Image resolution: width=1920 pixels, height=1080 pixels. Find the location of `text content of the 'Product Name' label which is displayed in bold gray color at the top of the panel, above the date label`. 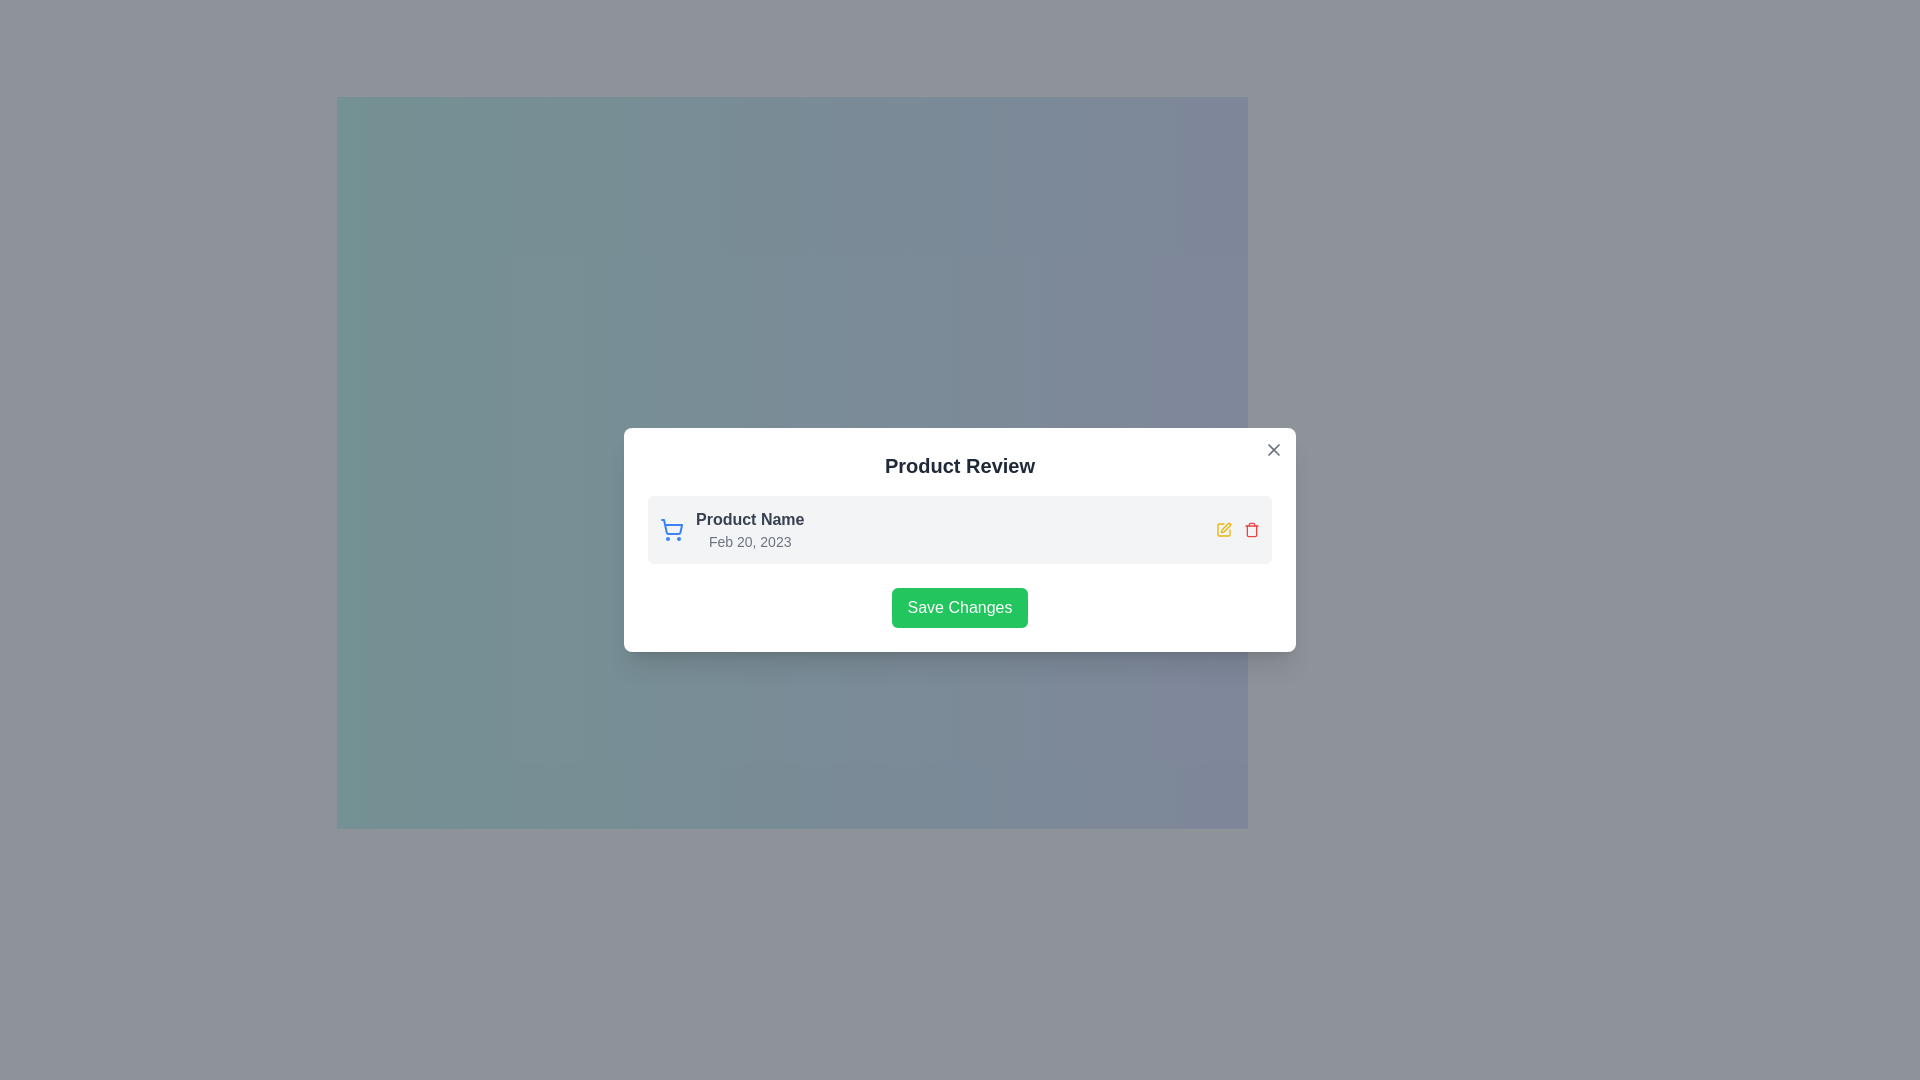

text content of the 'Product Name' label which is displayed in bold gray color at the top of the panel, above the date label is located at coordinates (749, 519).